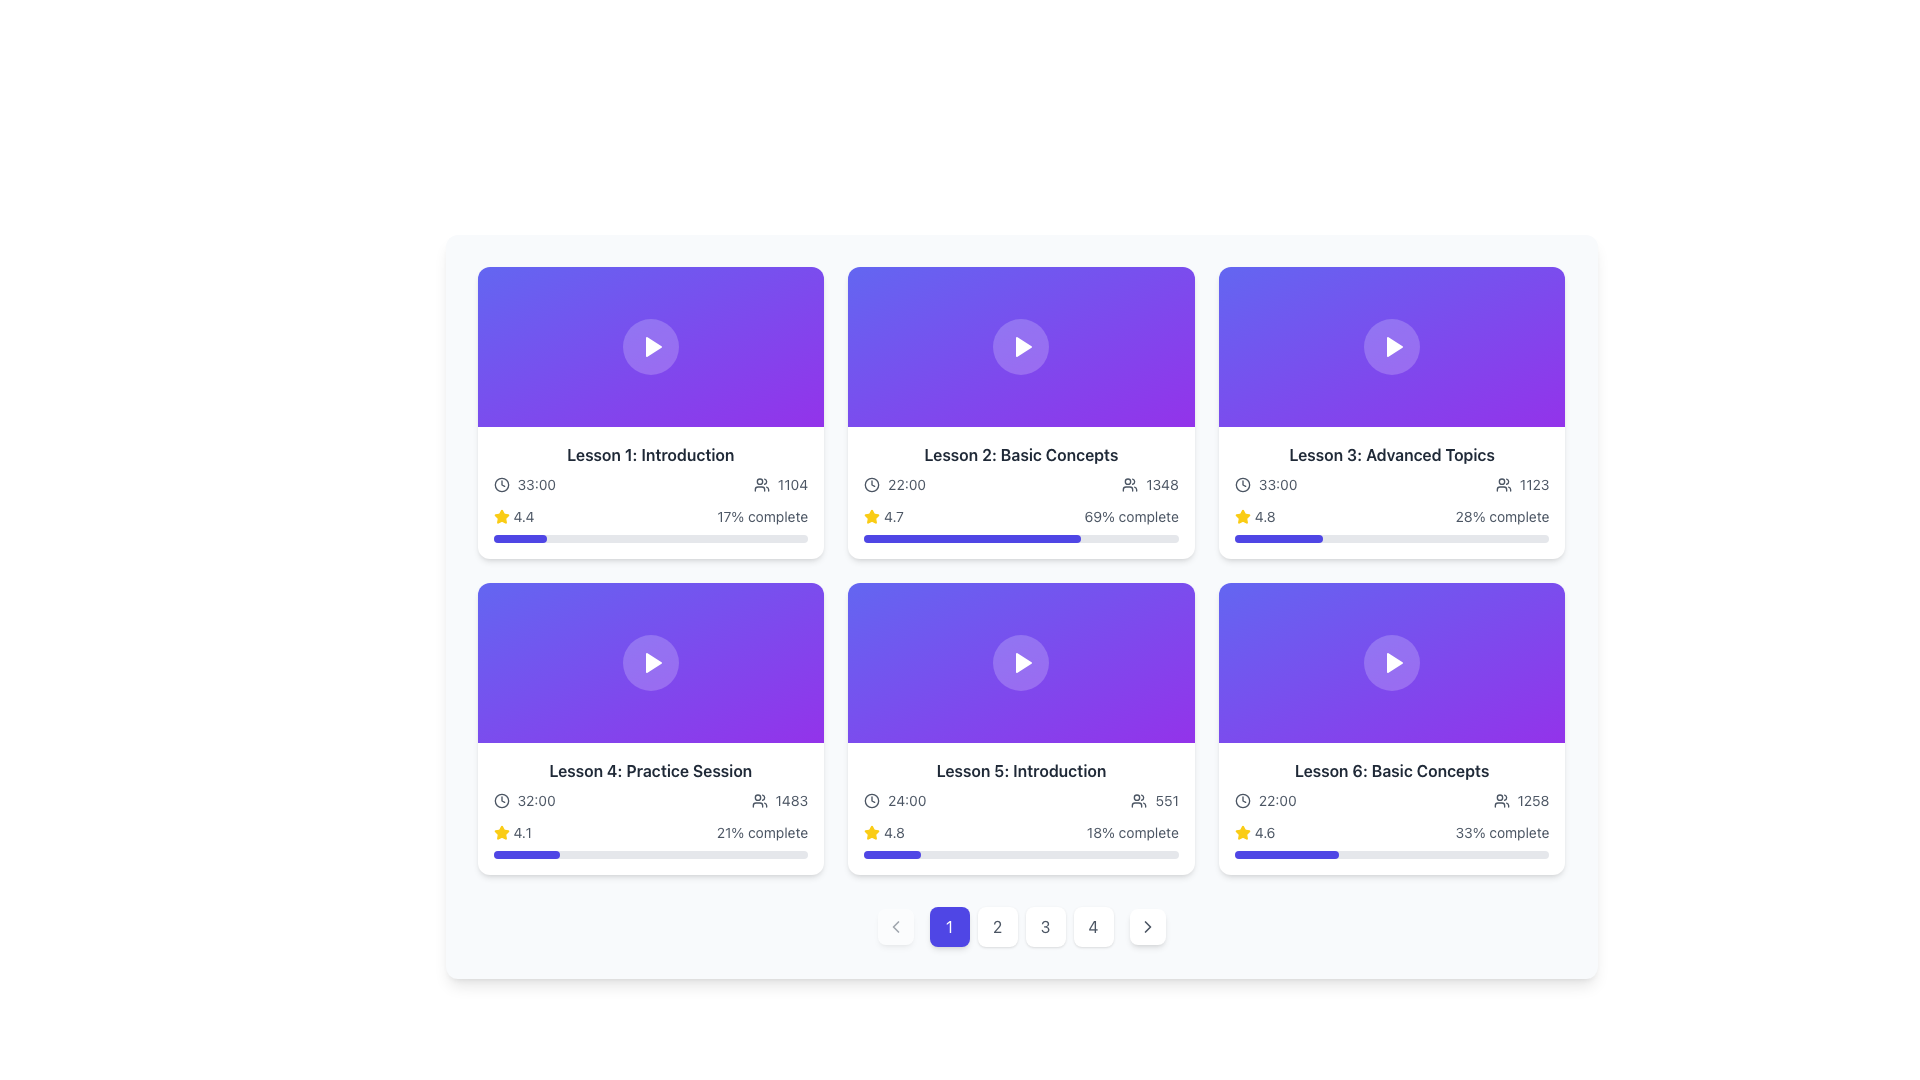 This screenshot has height=1080, width=1920. Describe the element at coordinates (650, 523) in the screenshot. I see `the star rating of the Progress indicator with rating, which displays a yellow 4.4 rating` at that location.